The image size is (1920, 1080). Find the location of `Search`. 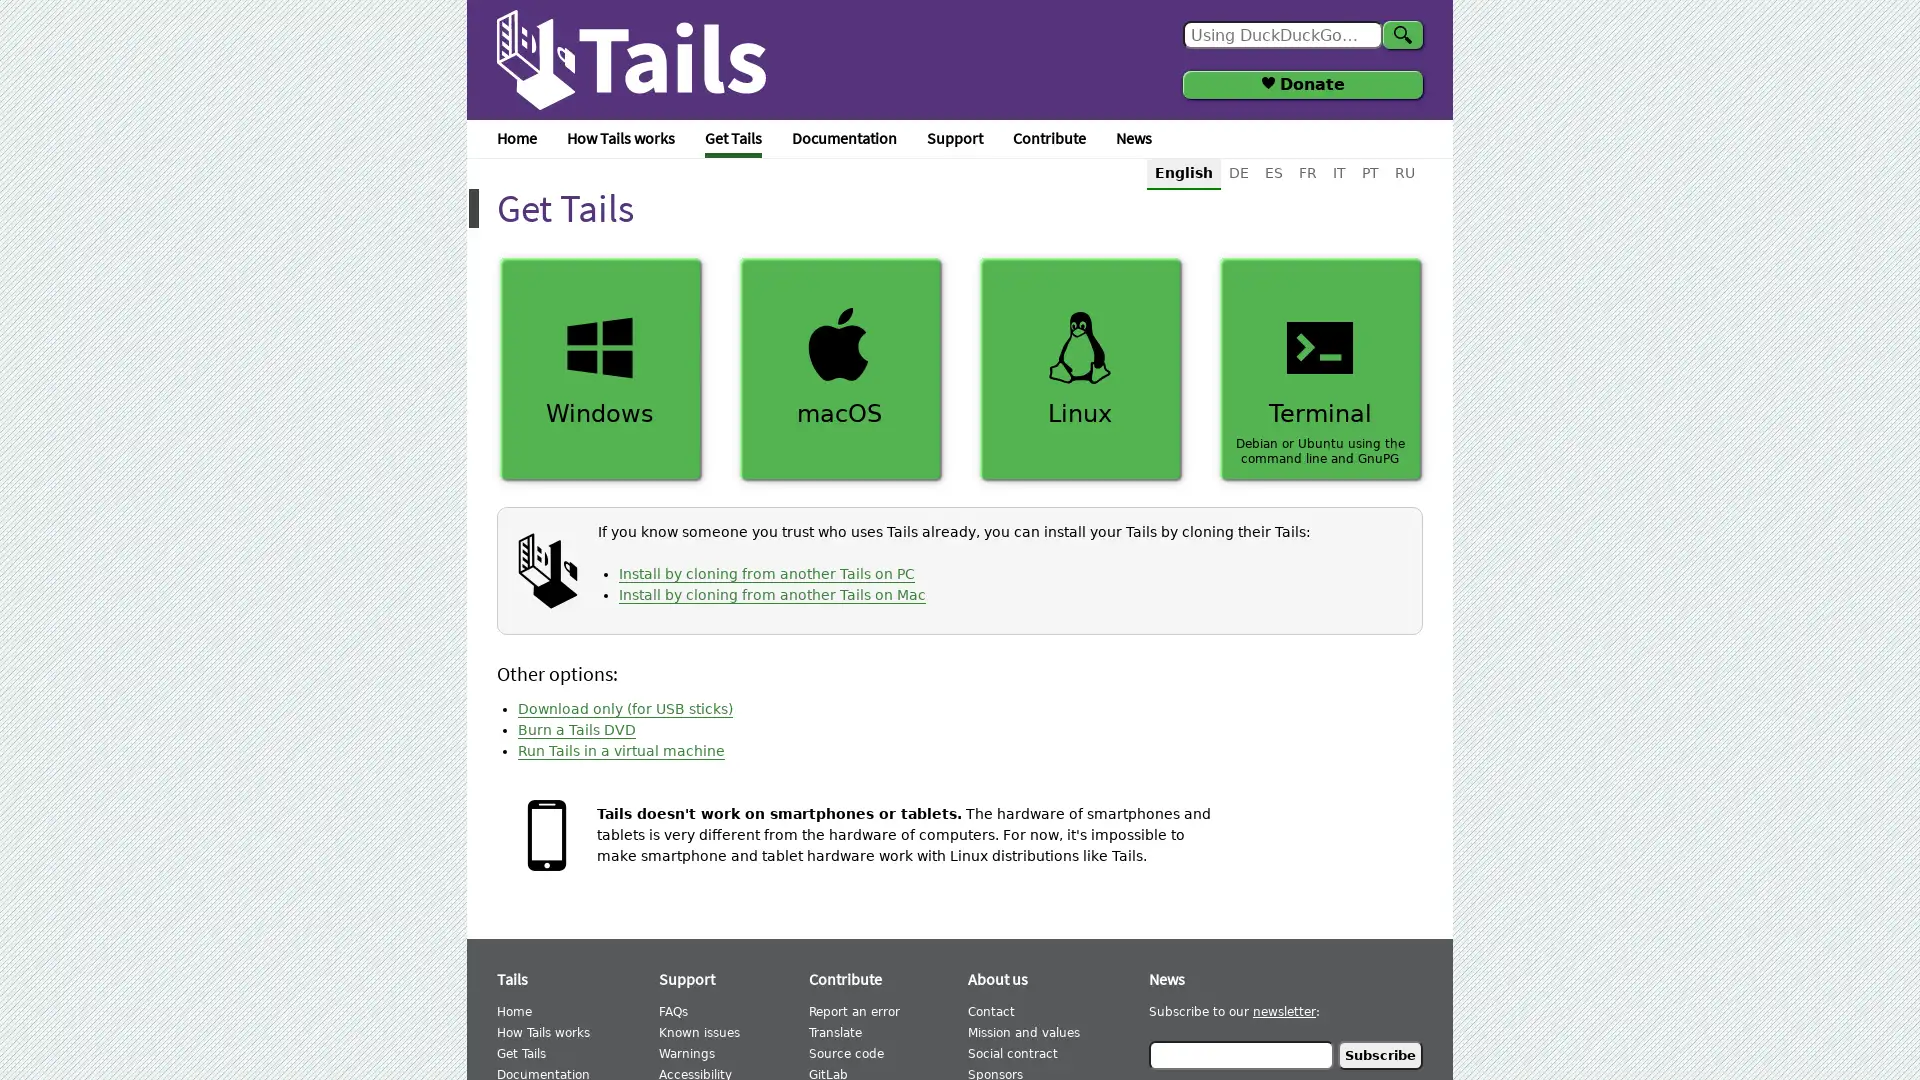

Search is located at coordinates (1401, 34).